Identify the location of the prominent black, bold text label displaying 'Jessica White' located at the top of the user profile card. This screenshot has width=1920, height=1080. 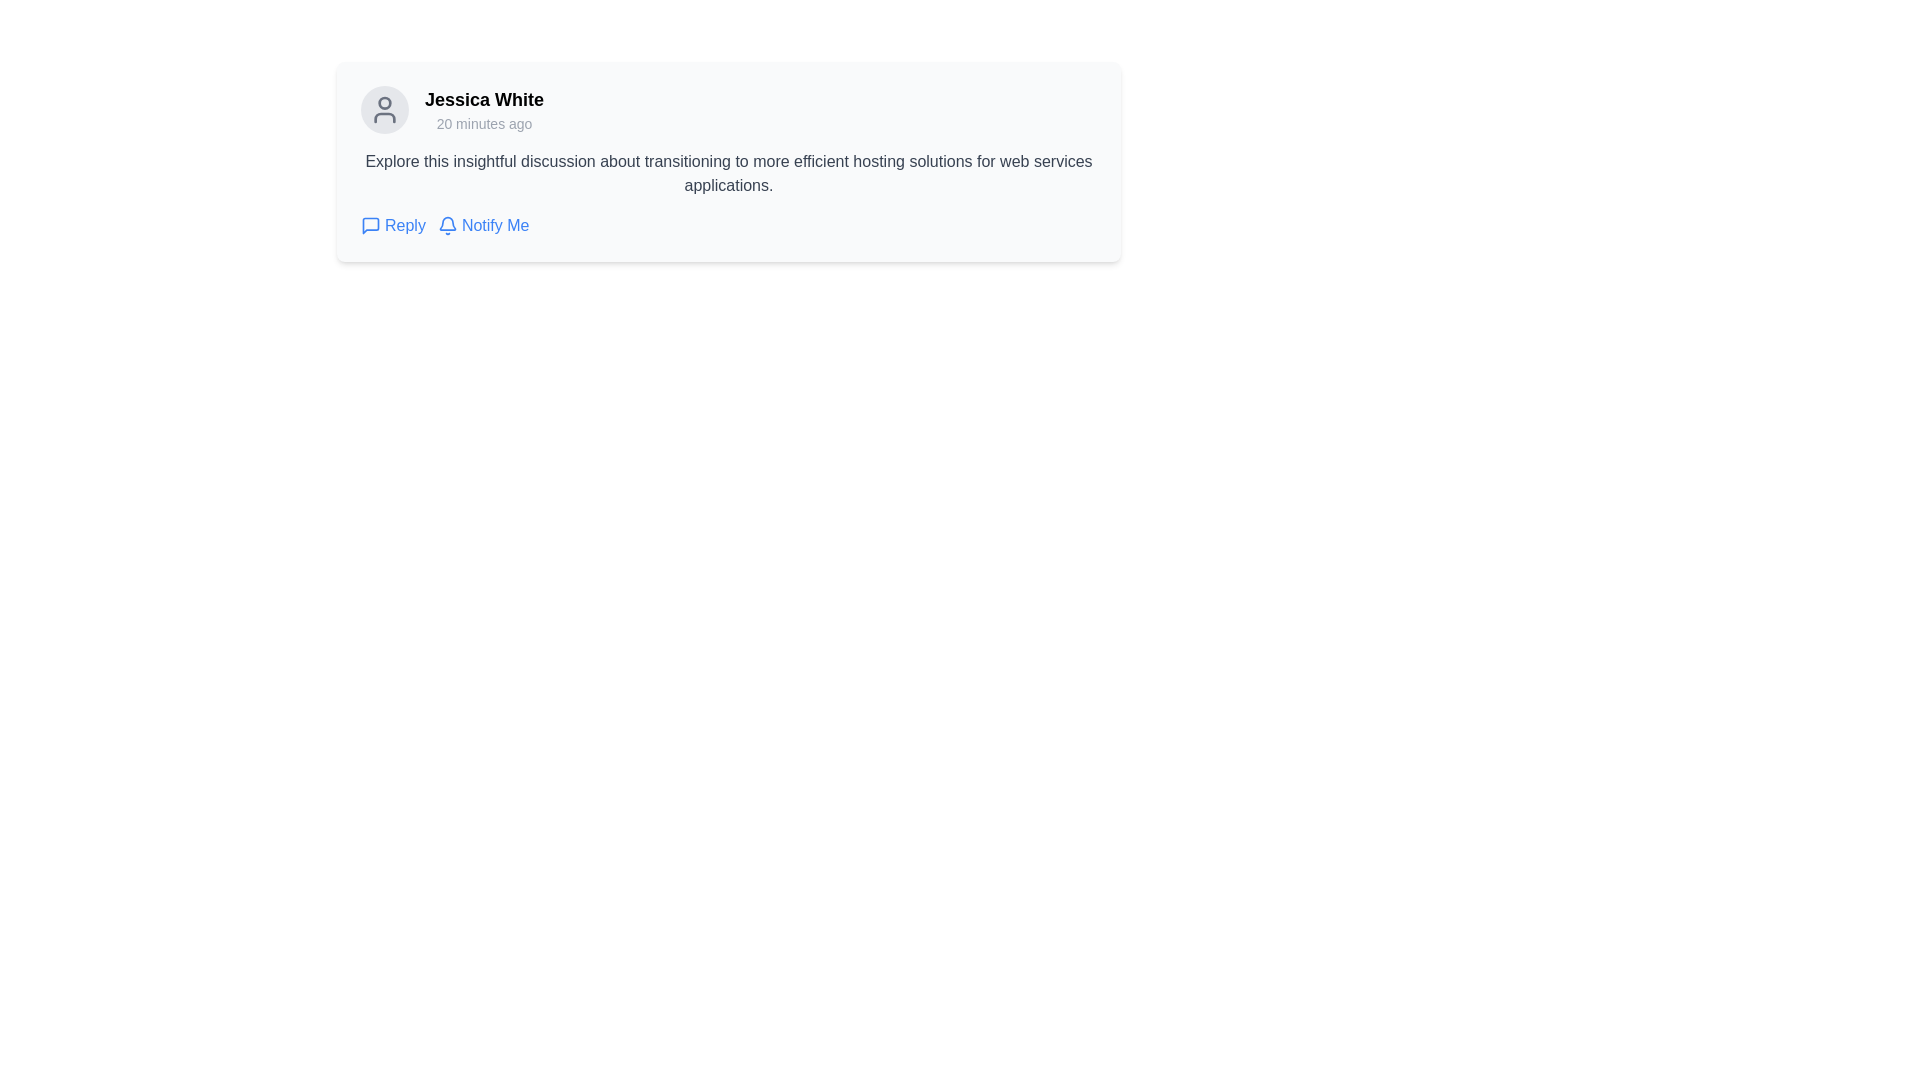
(484, 100).